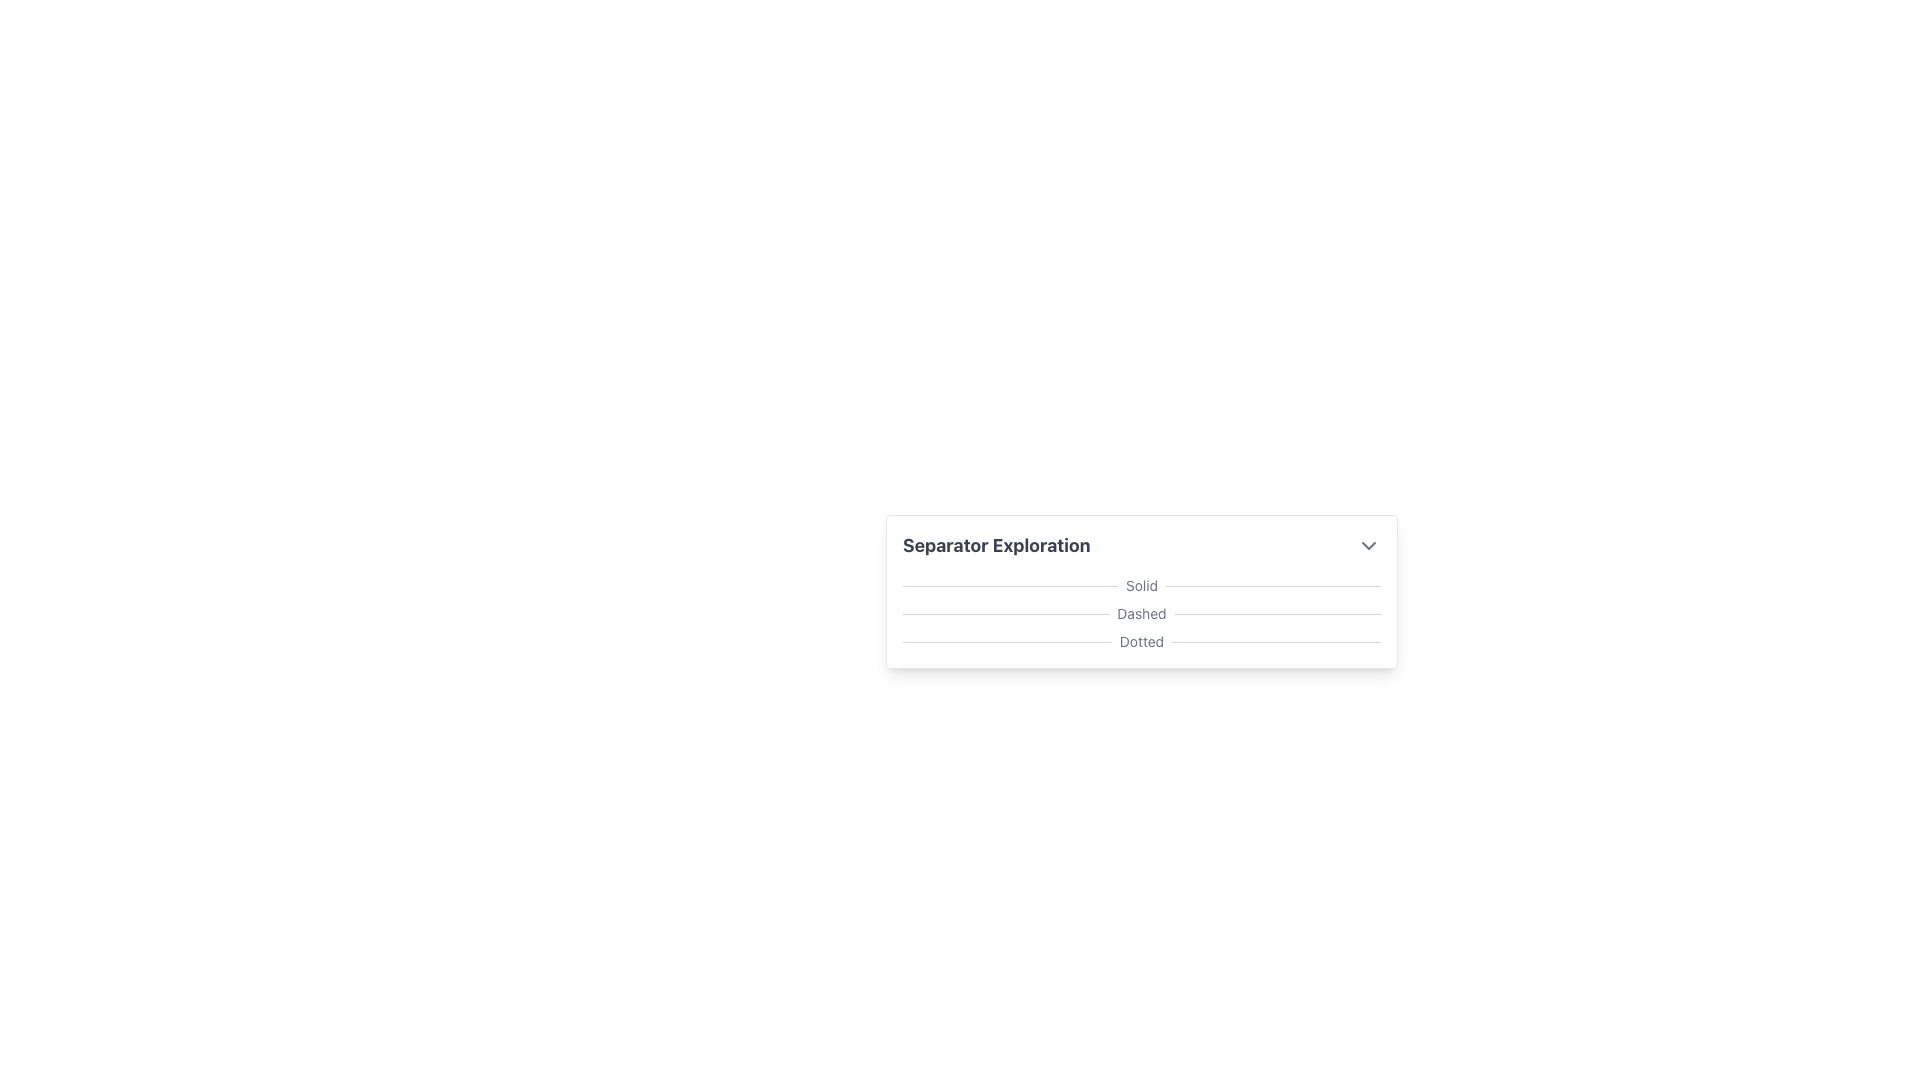  Describe the element at coordinates (1367, 546) in the screenshot. I see `the downward-pointing chevron icon, which is gray and part of the dropdown menu indicator` at that location.